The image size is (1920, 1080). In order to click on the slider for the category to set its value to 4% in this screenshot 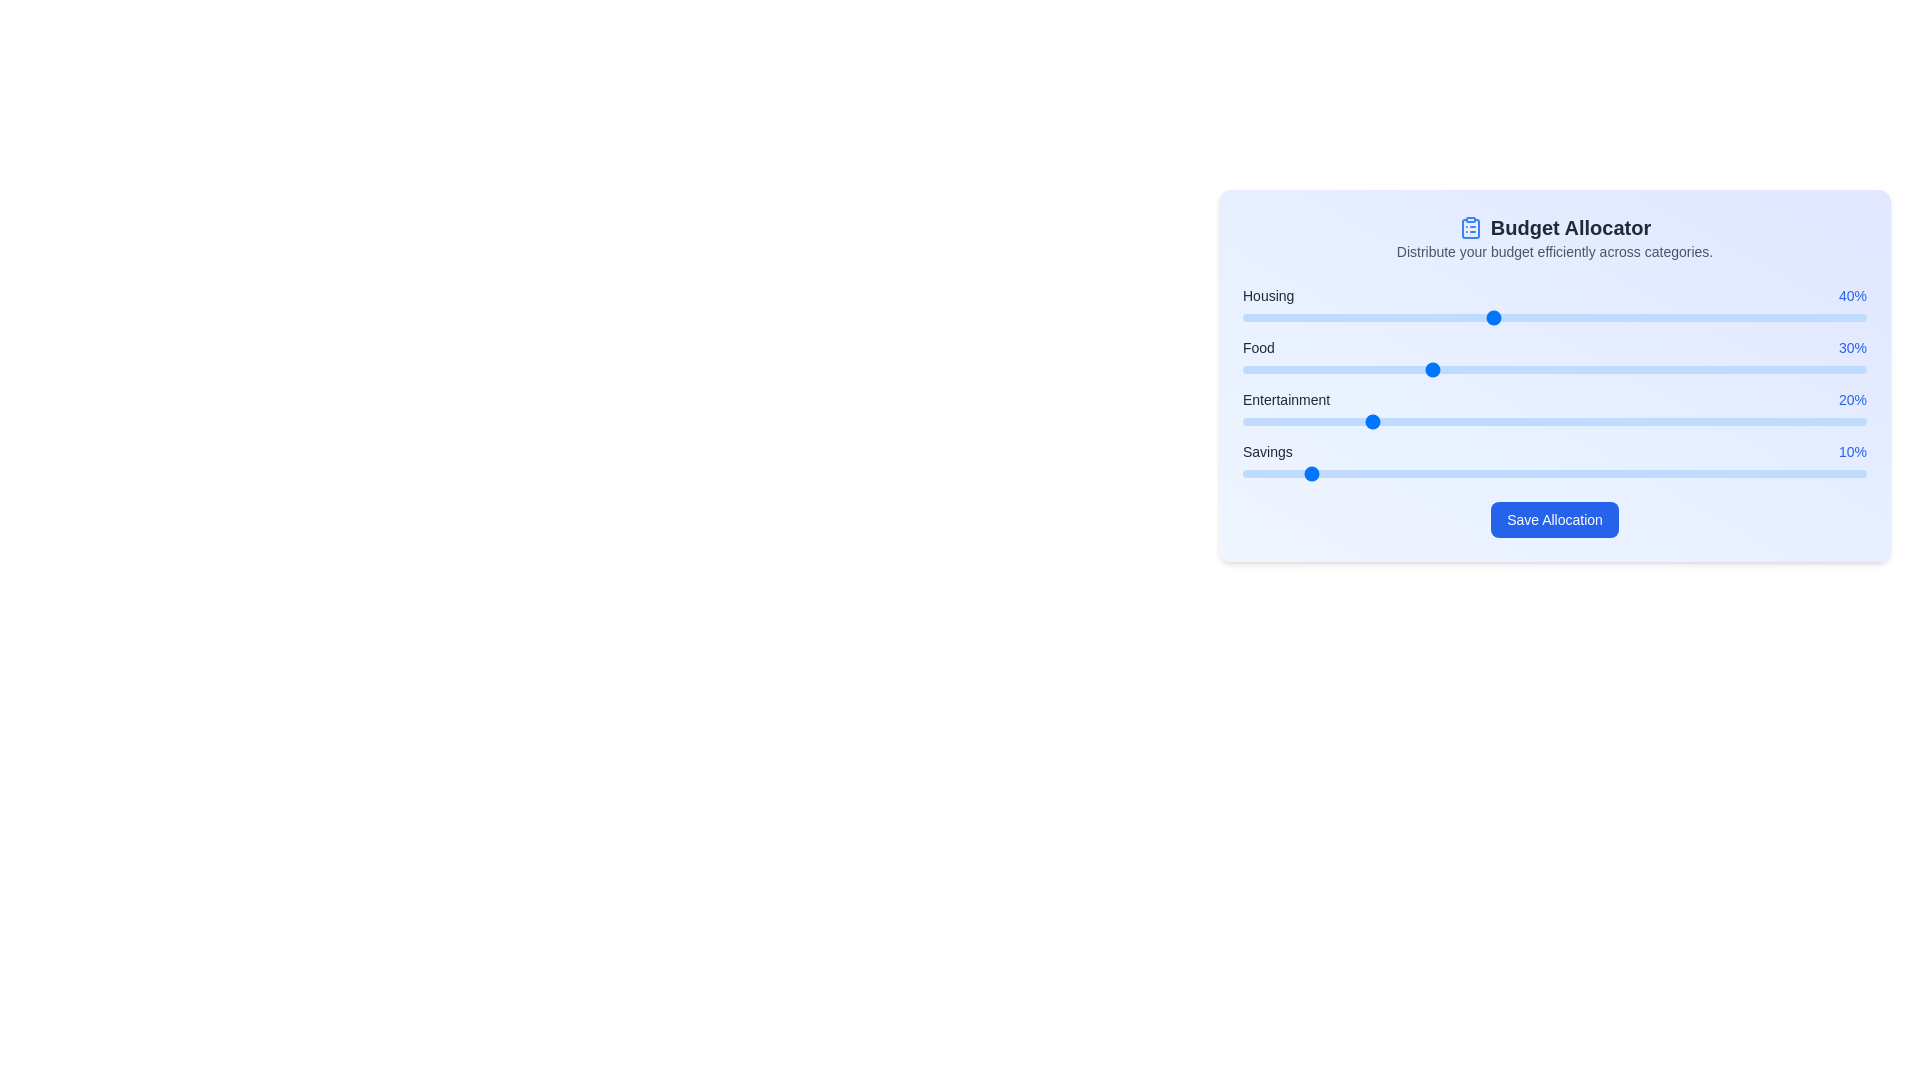, I will do `click(1266, 316)`.